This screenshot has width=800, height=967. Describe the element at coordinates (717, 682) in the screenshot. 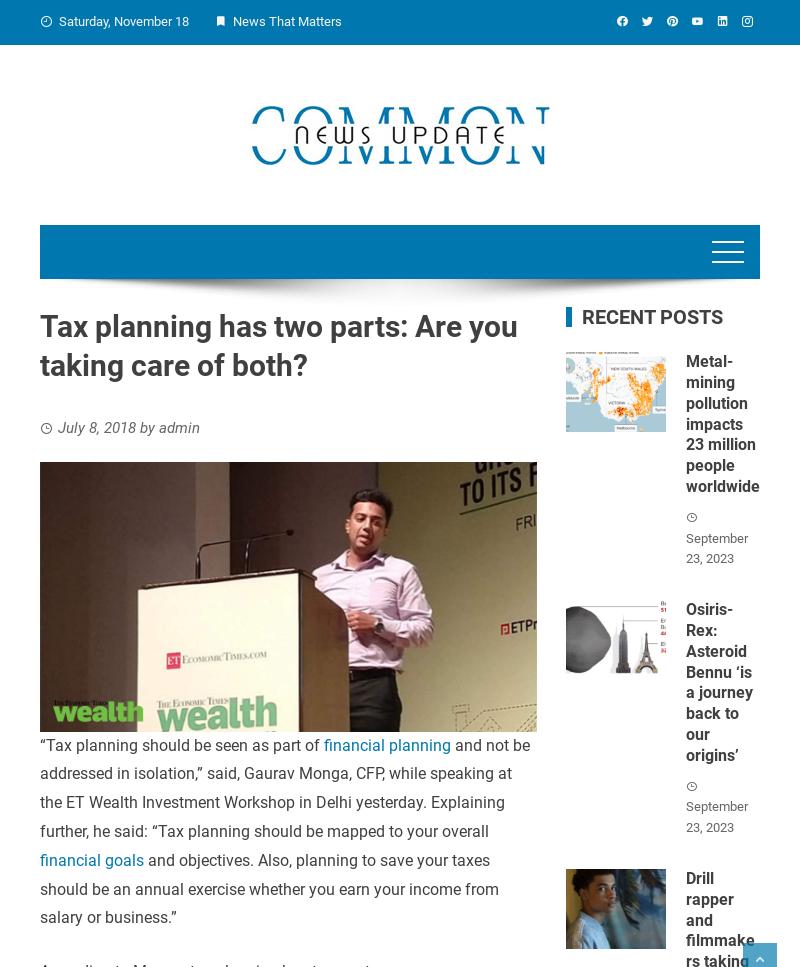

I see `'Osiris-Rex: Asteroid Bennu ‘is a journey back to our origins’'` at that location.